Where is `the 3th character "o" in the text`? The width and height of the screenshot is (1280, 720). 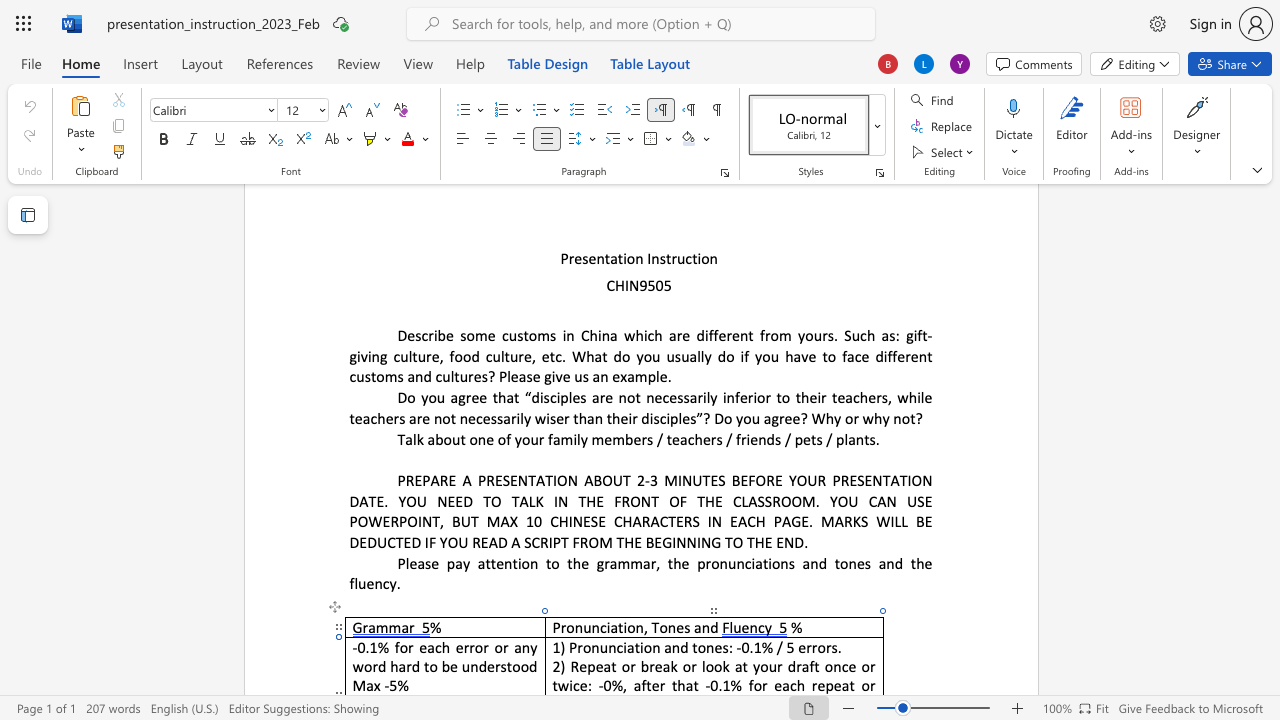
the 3th character "o" in the text is located at coordinates (701, 647).